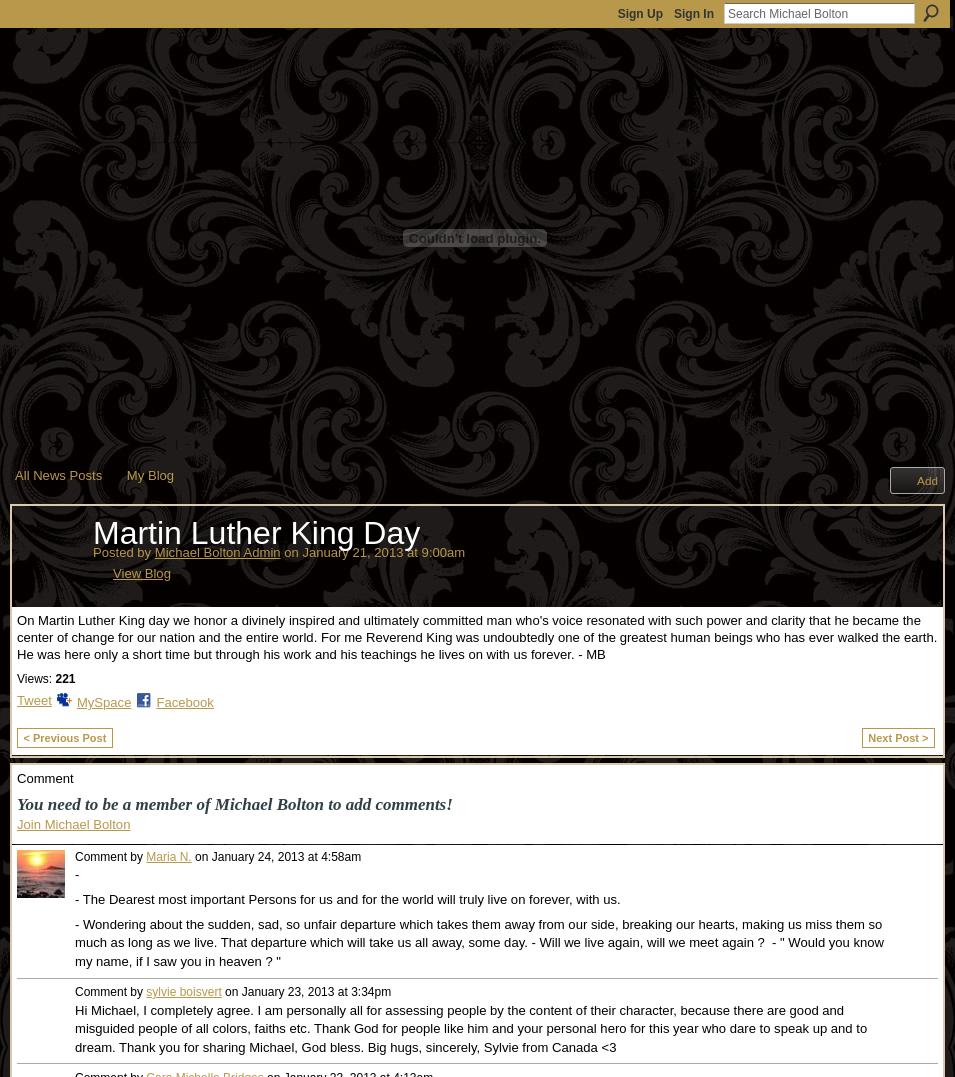  What do you see at coordinates (124, 474) in the screenshot?
I see `'My Blog'` at bounding box center [124, 474].